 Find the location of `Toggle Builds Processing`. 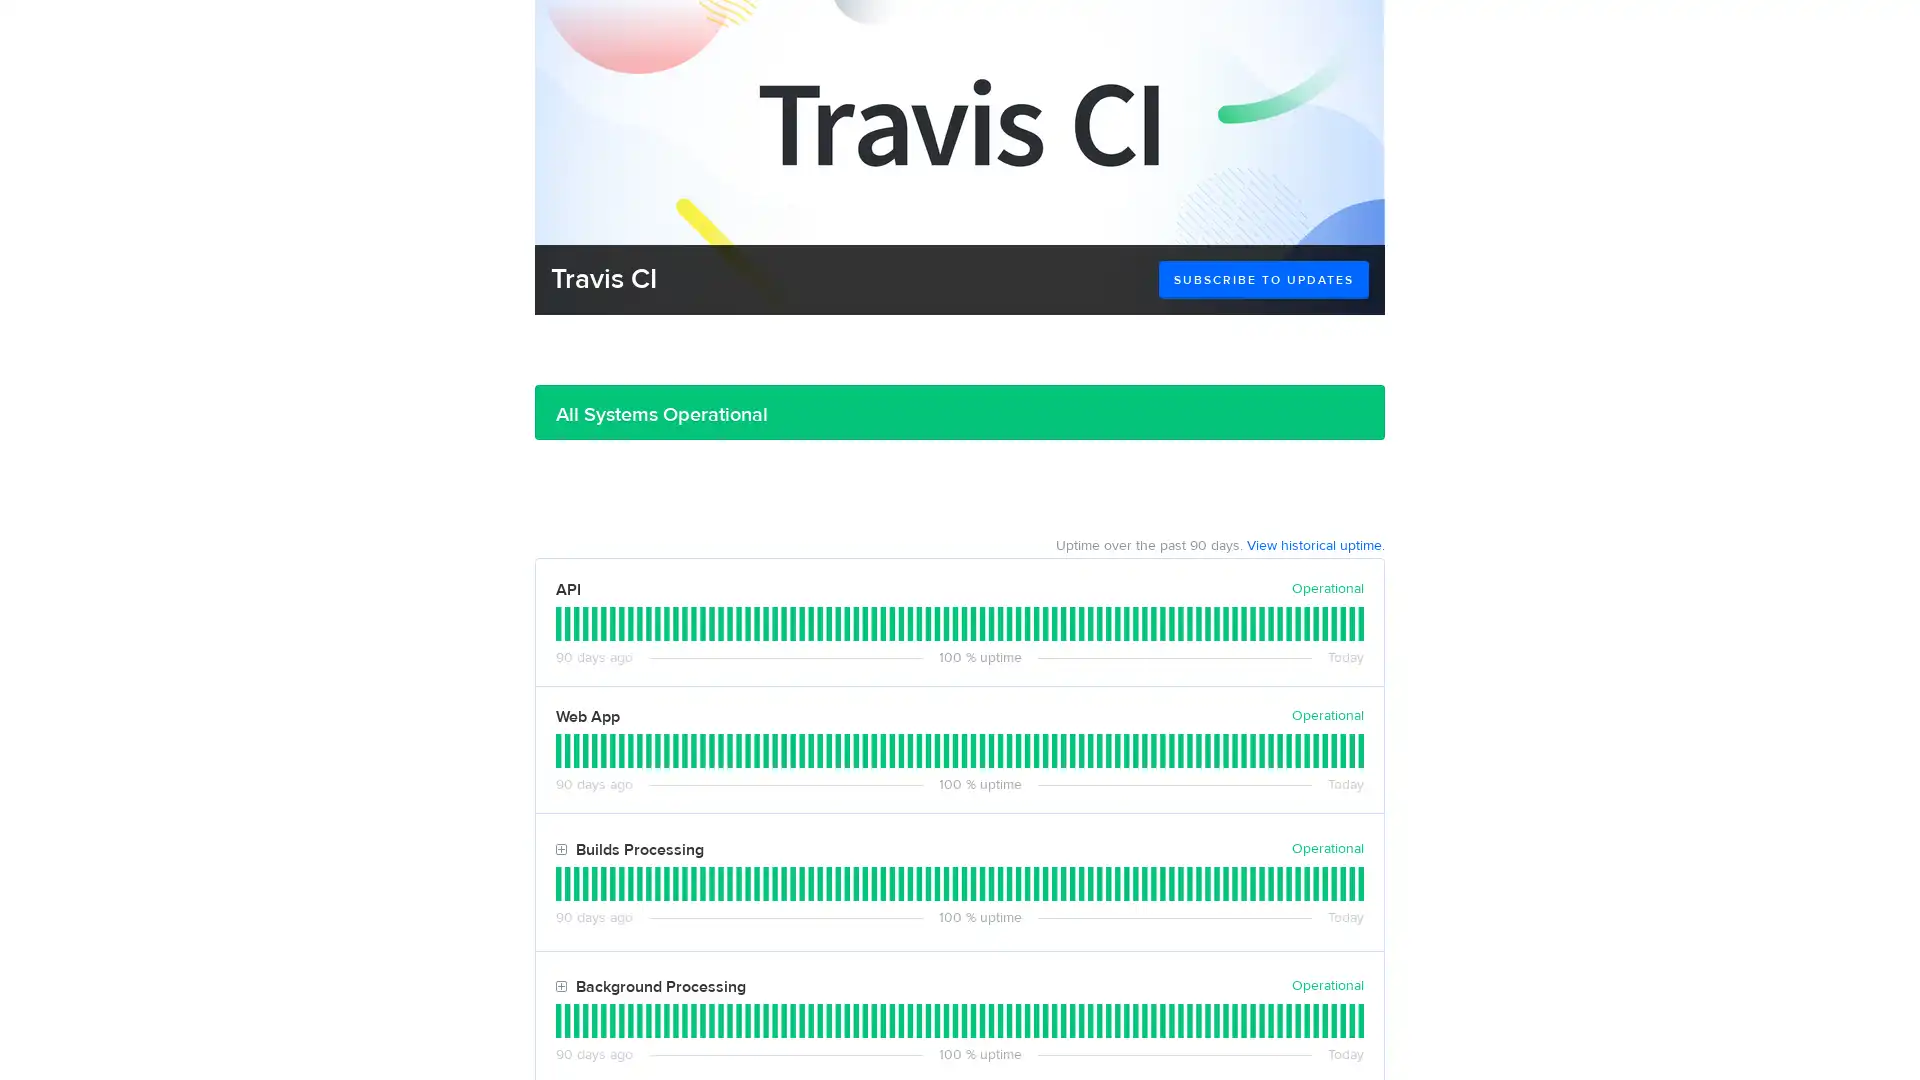

Toggle Builds Processing is located at coordinates (560, 850).